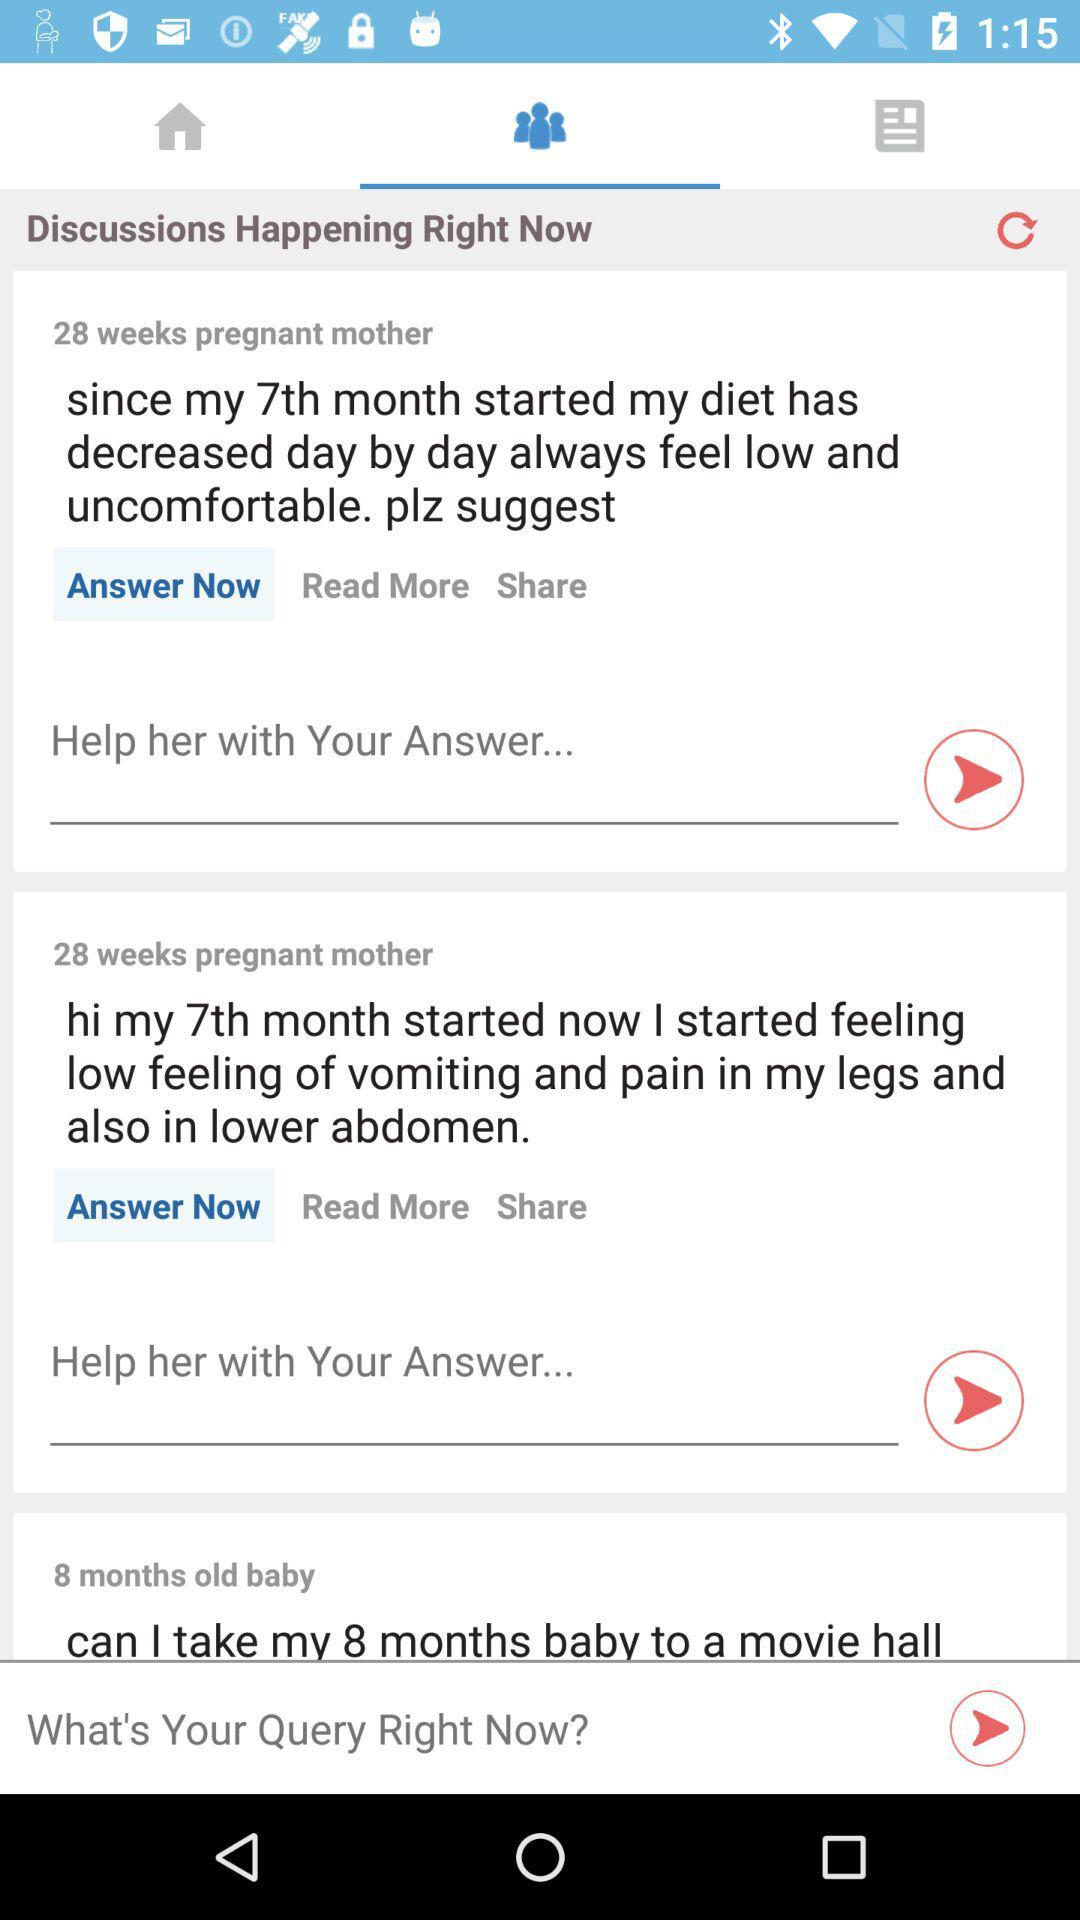 The image size is (1080, 1920). Describe the element at coordinates (474, 1360) in the screenshot. I see `answer` at that location.